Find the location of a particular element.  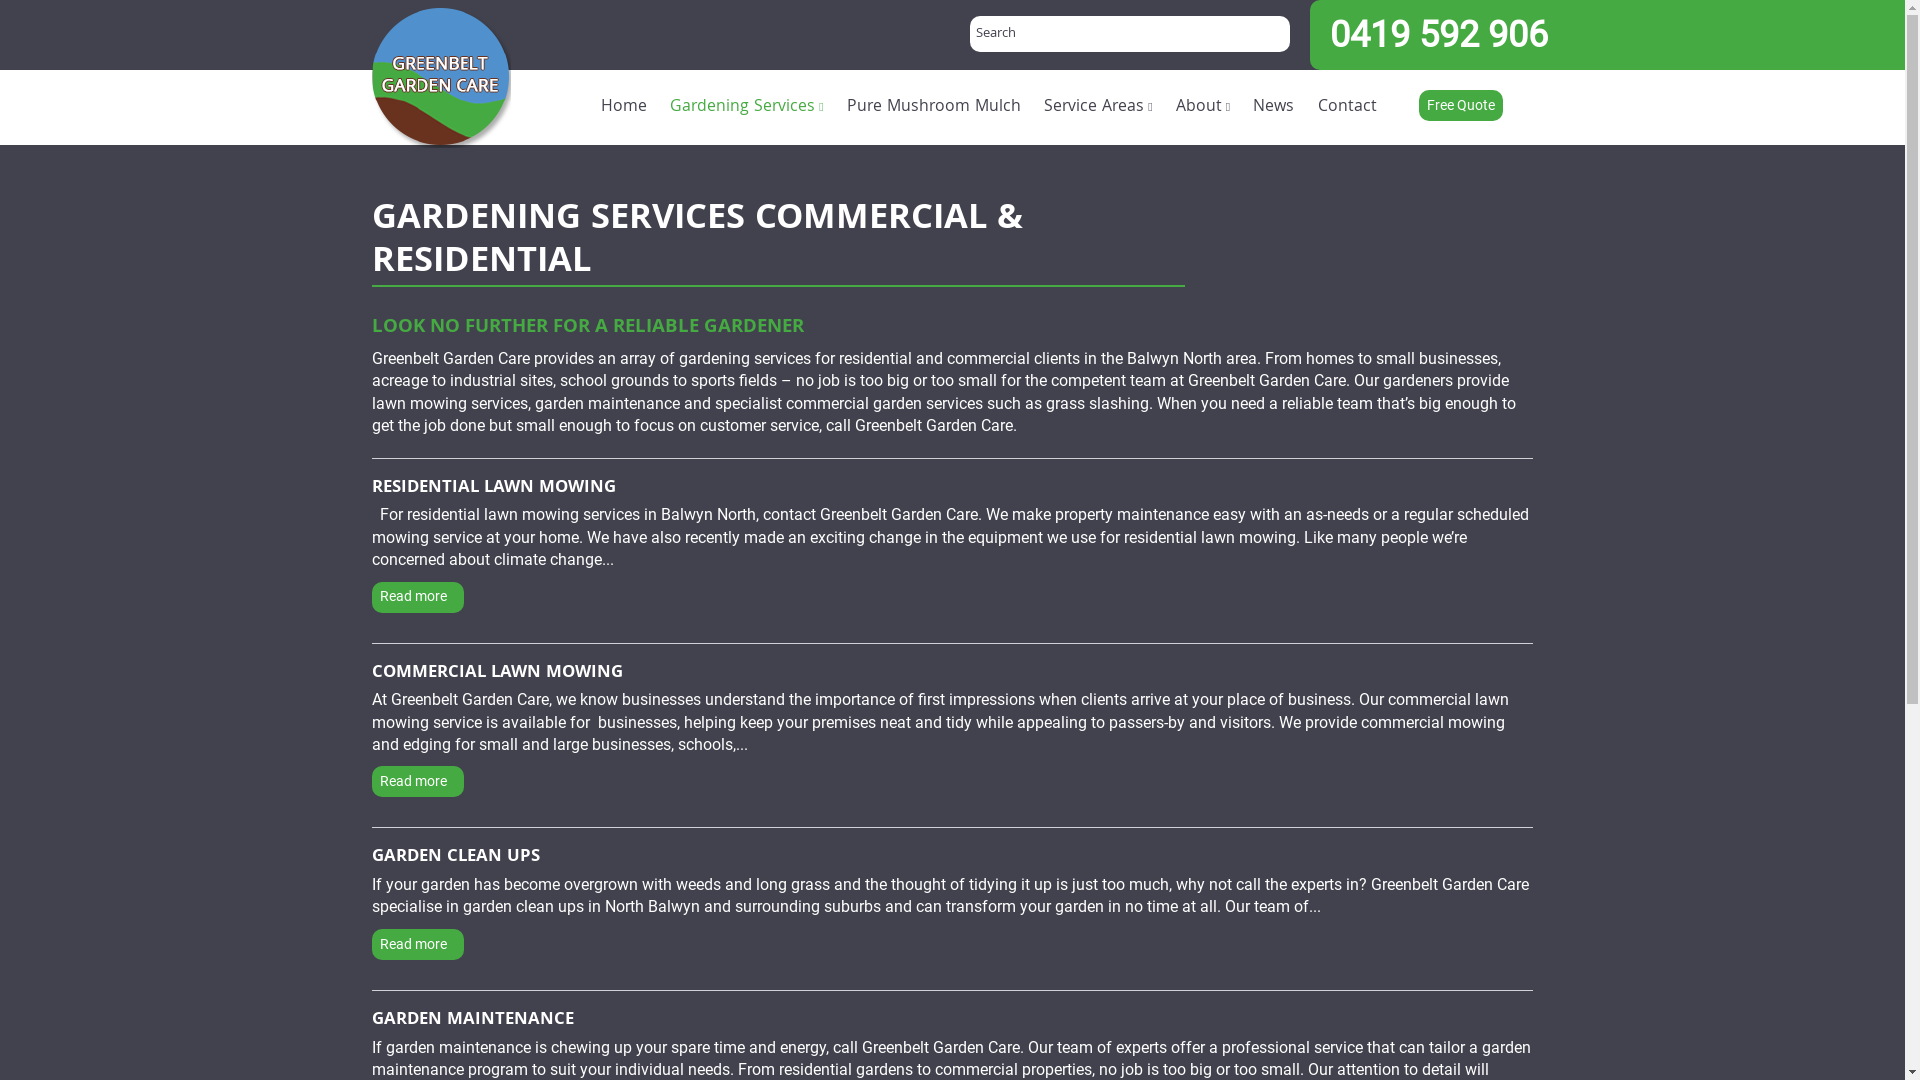

'COMMERCIAL LAWN MOWING' is located at coordinates (497, 674).